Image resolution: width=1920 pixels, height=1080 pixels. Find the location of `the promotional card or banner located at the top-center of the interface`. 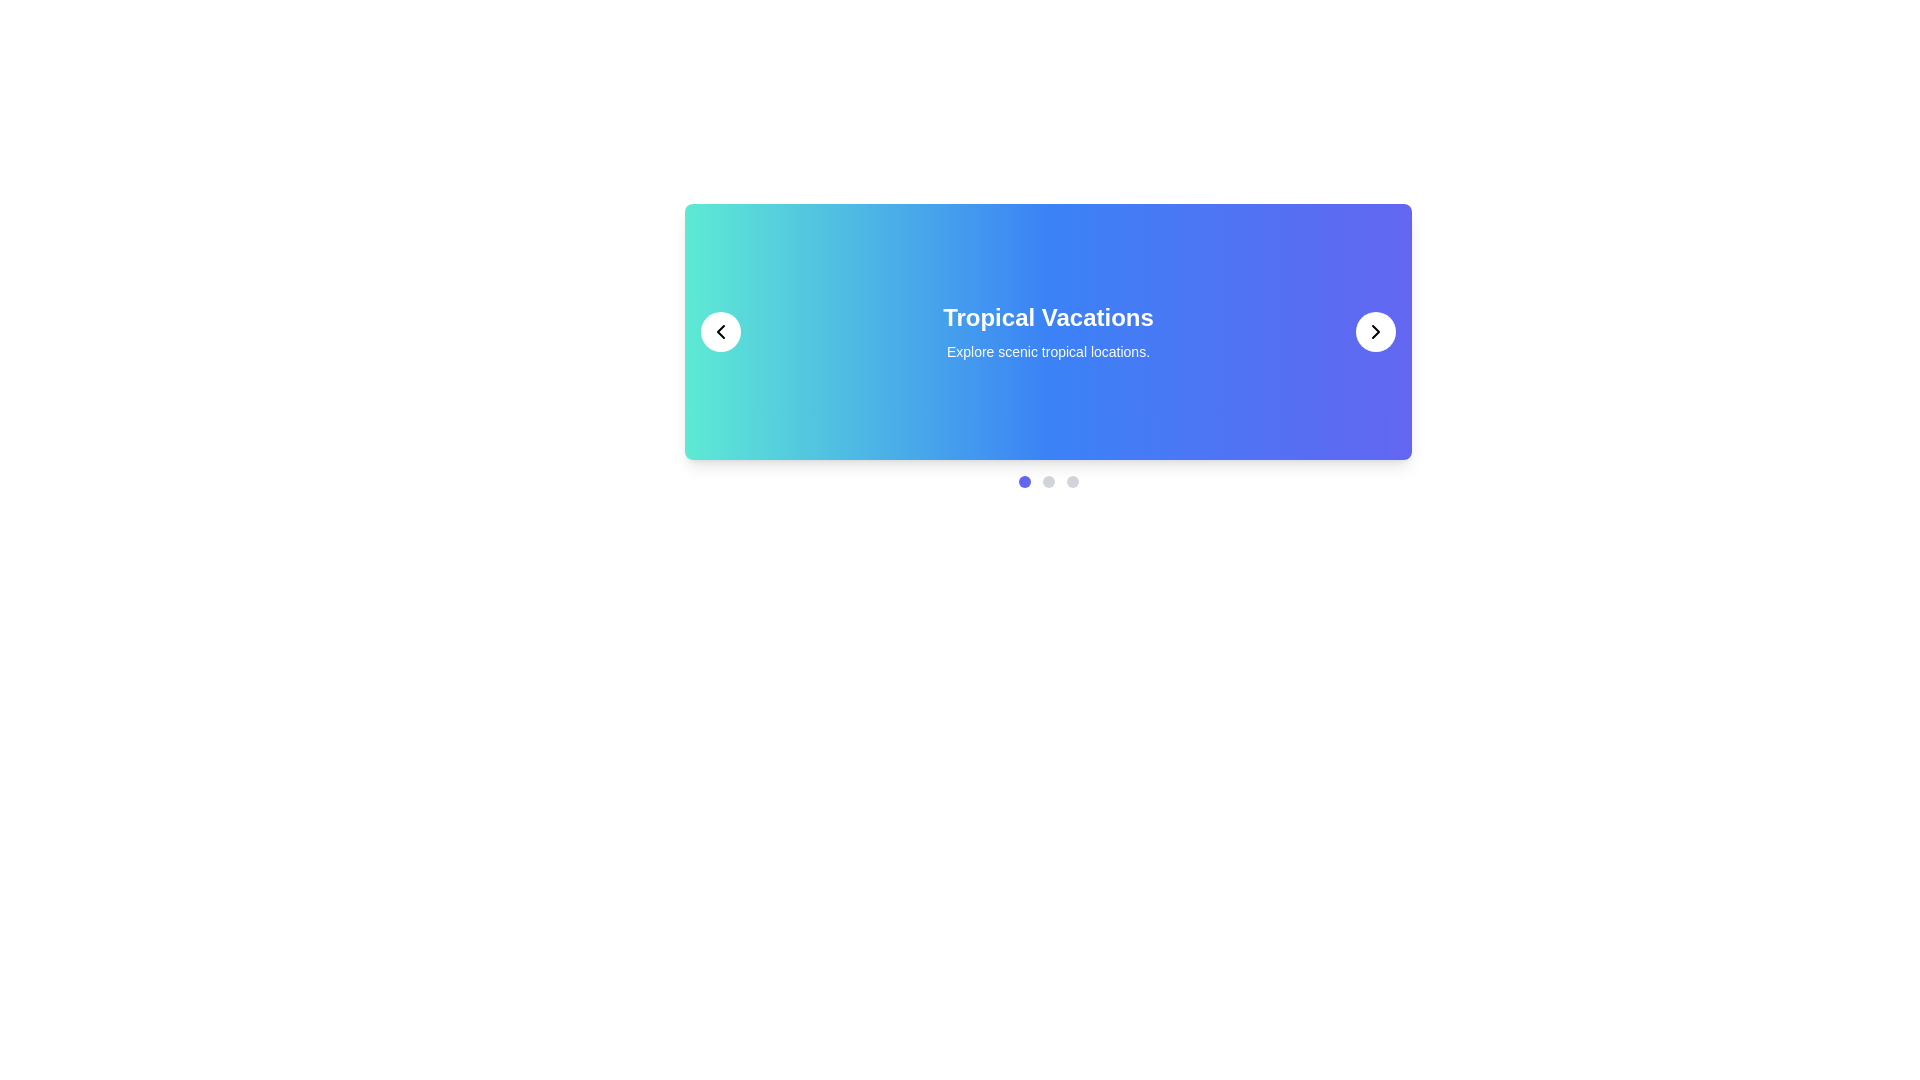

the promotional card or banner located at the top-center of the interface is located at coordinates (1047, 345).